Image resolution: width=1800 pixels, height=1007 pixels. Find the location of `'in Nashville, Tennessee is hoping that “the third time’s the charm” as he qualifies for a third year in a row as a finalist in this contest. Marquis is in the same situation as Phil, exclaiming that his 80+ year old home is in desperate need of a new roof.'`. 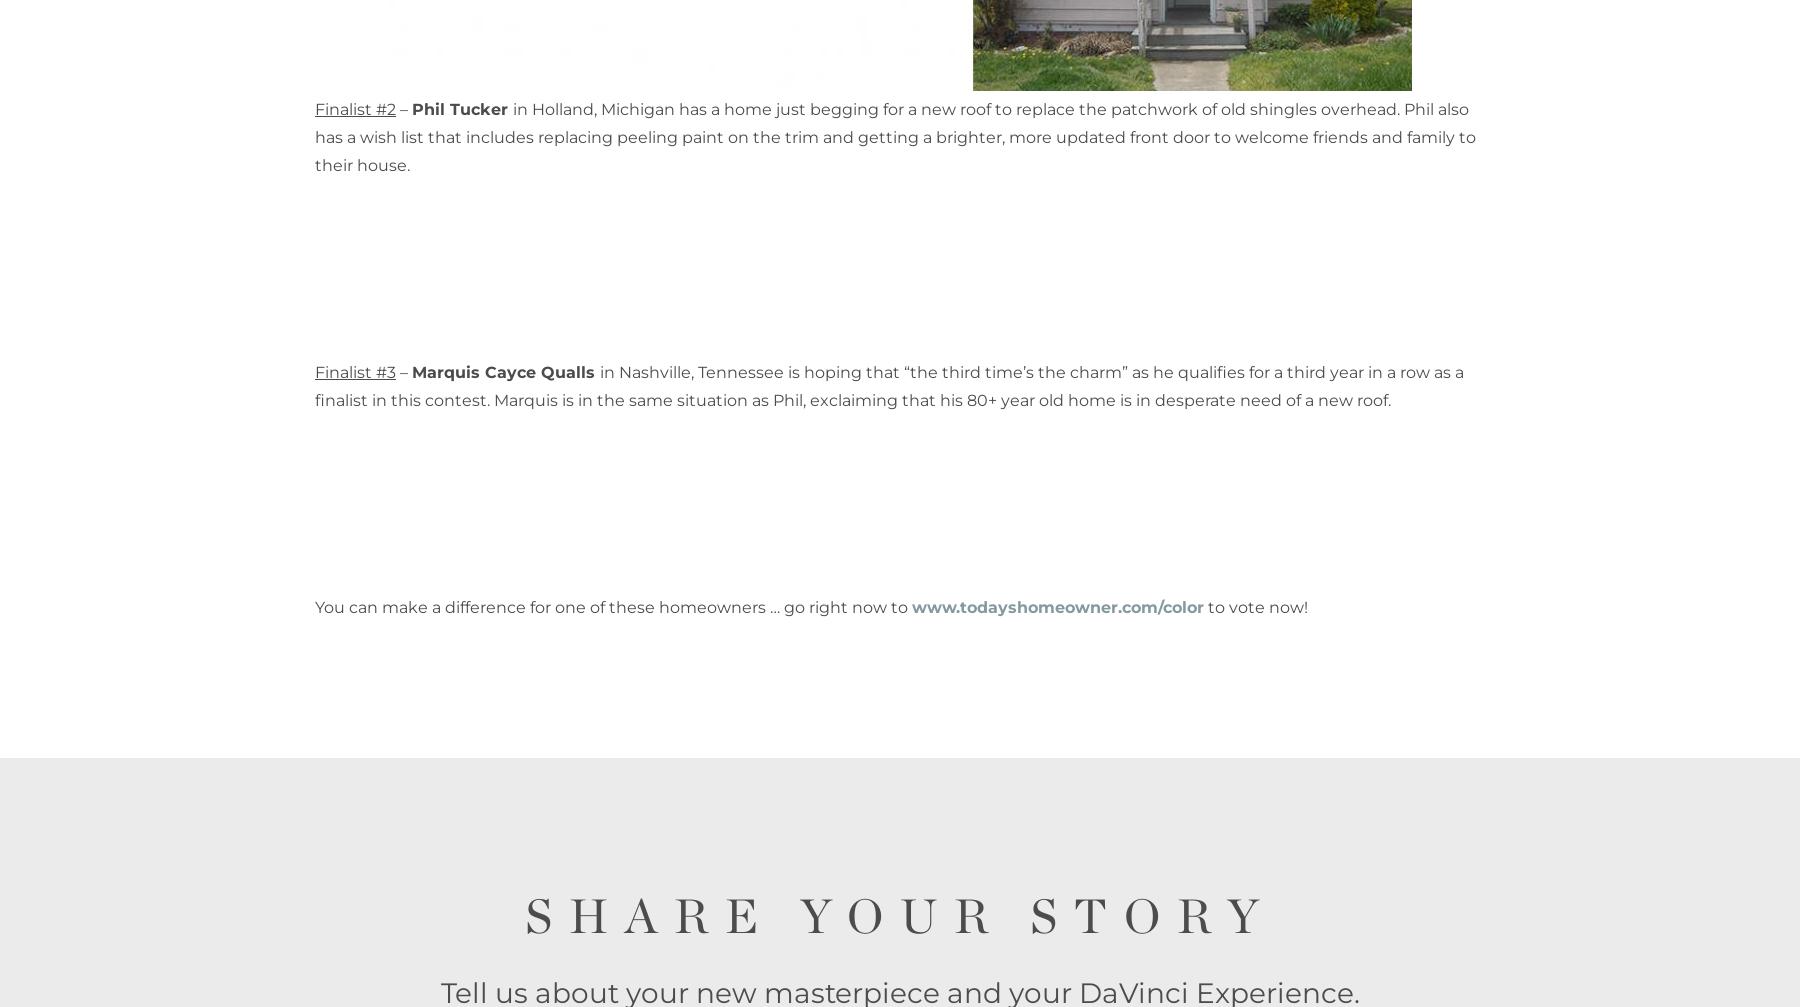

'in Nashville, Tennessee is hoping that “the third time’s the charm” as he qualifies for a third year in a row as a finalist in this contest. Marquis is in the same situation as Phil, exclaiming that his 80+ year old home is in desperate need of a new roof.' is located at coordinates (889, 386).